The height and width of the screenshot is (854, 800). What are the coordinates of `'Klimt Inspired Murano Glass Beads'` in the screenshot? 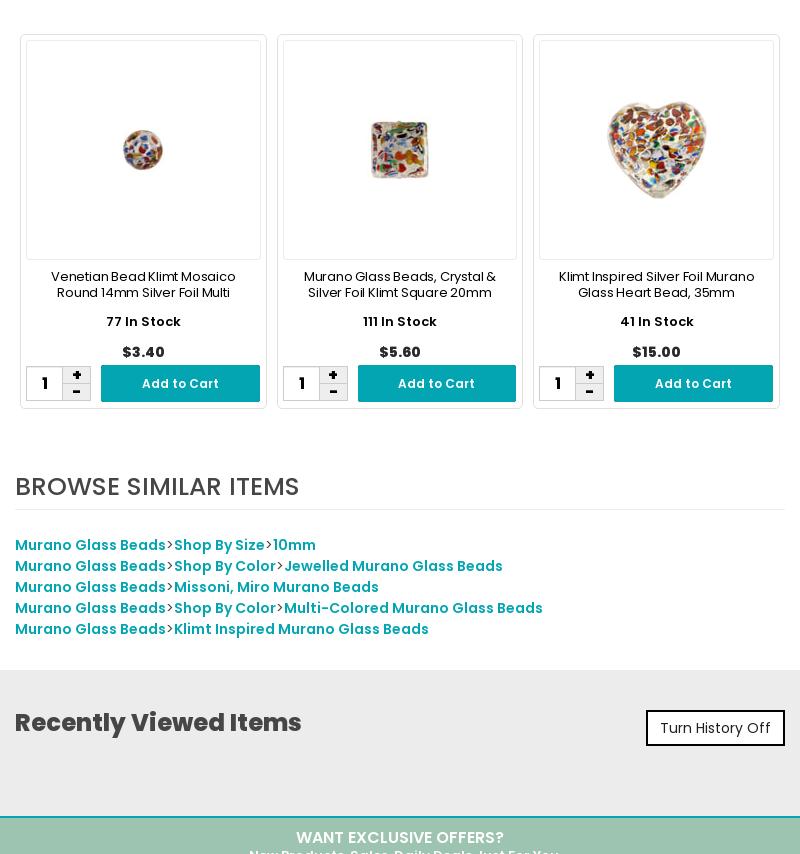 It's located at (173, 630).